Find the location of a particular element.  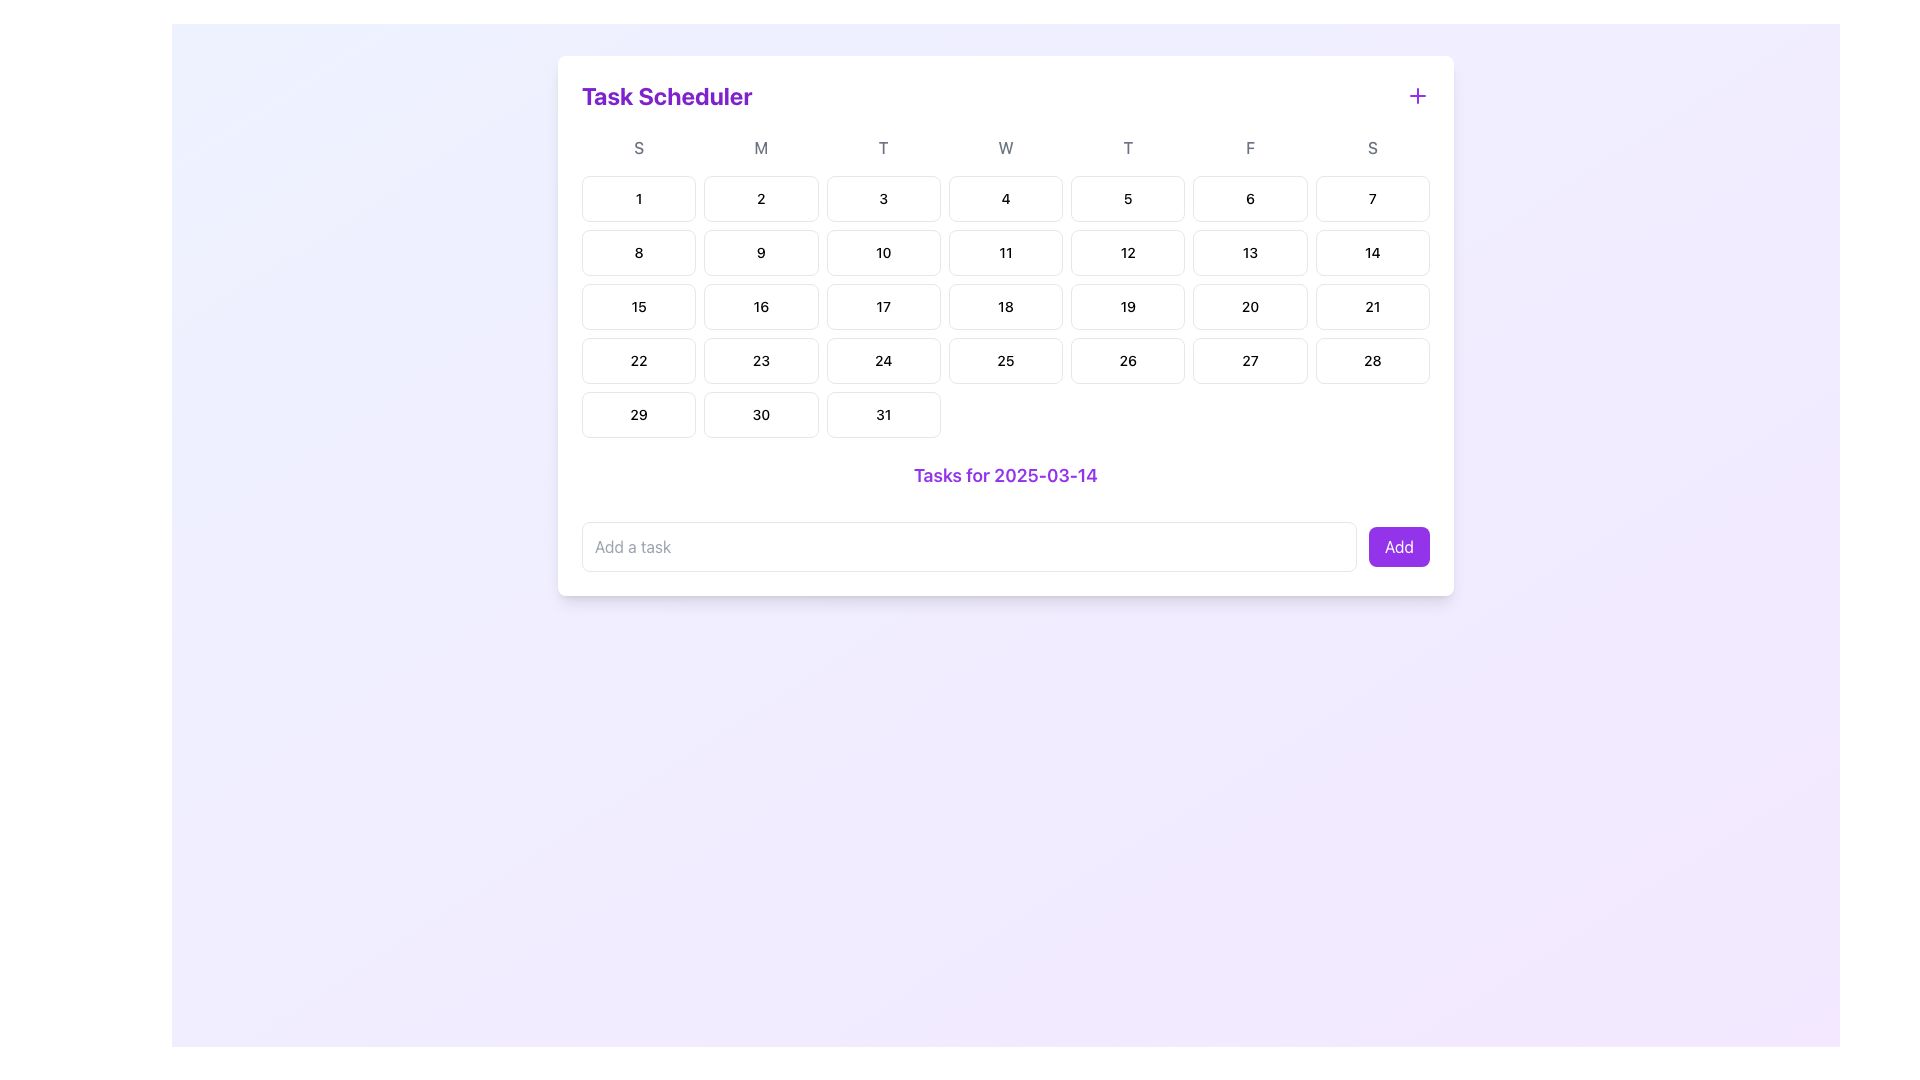

text label 'S' which is the first character in a row of day labels at the top of the scheduler interface is located at coordinates (638, 146).